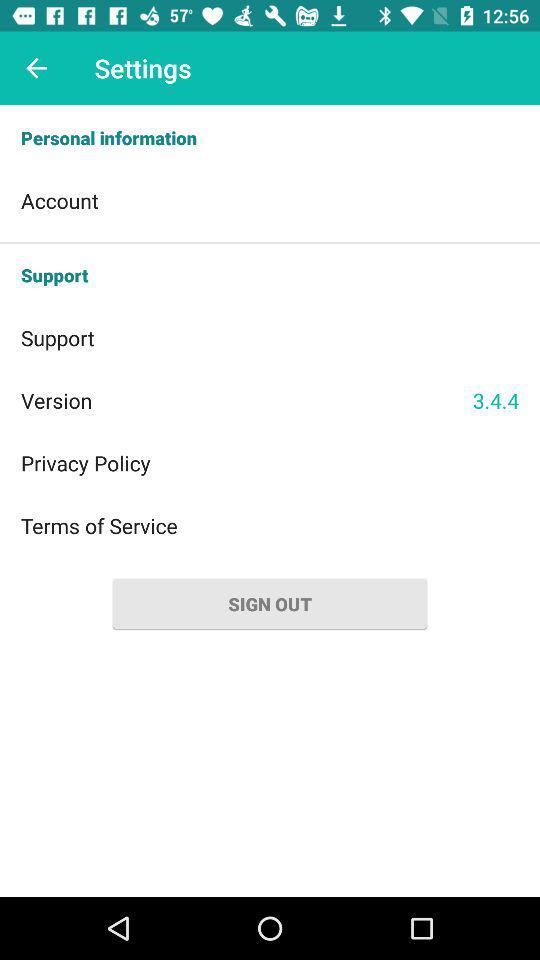 The image size is (540, 960). Describe the element at coordinates (246, 399) in the screenshot. I see `the item above the privacy policy icon` at that location.